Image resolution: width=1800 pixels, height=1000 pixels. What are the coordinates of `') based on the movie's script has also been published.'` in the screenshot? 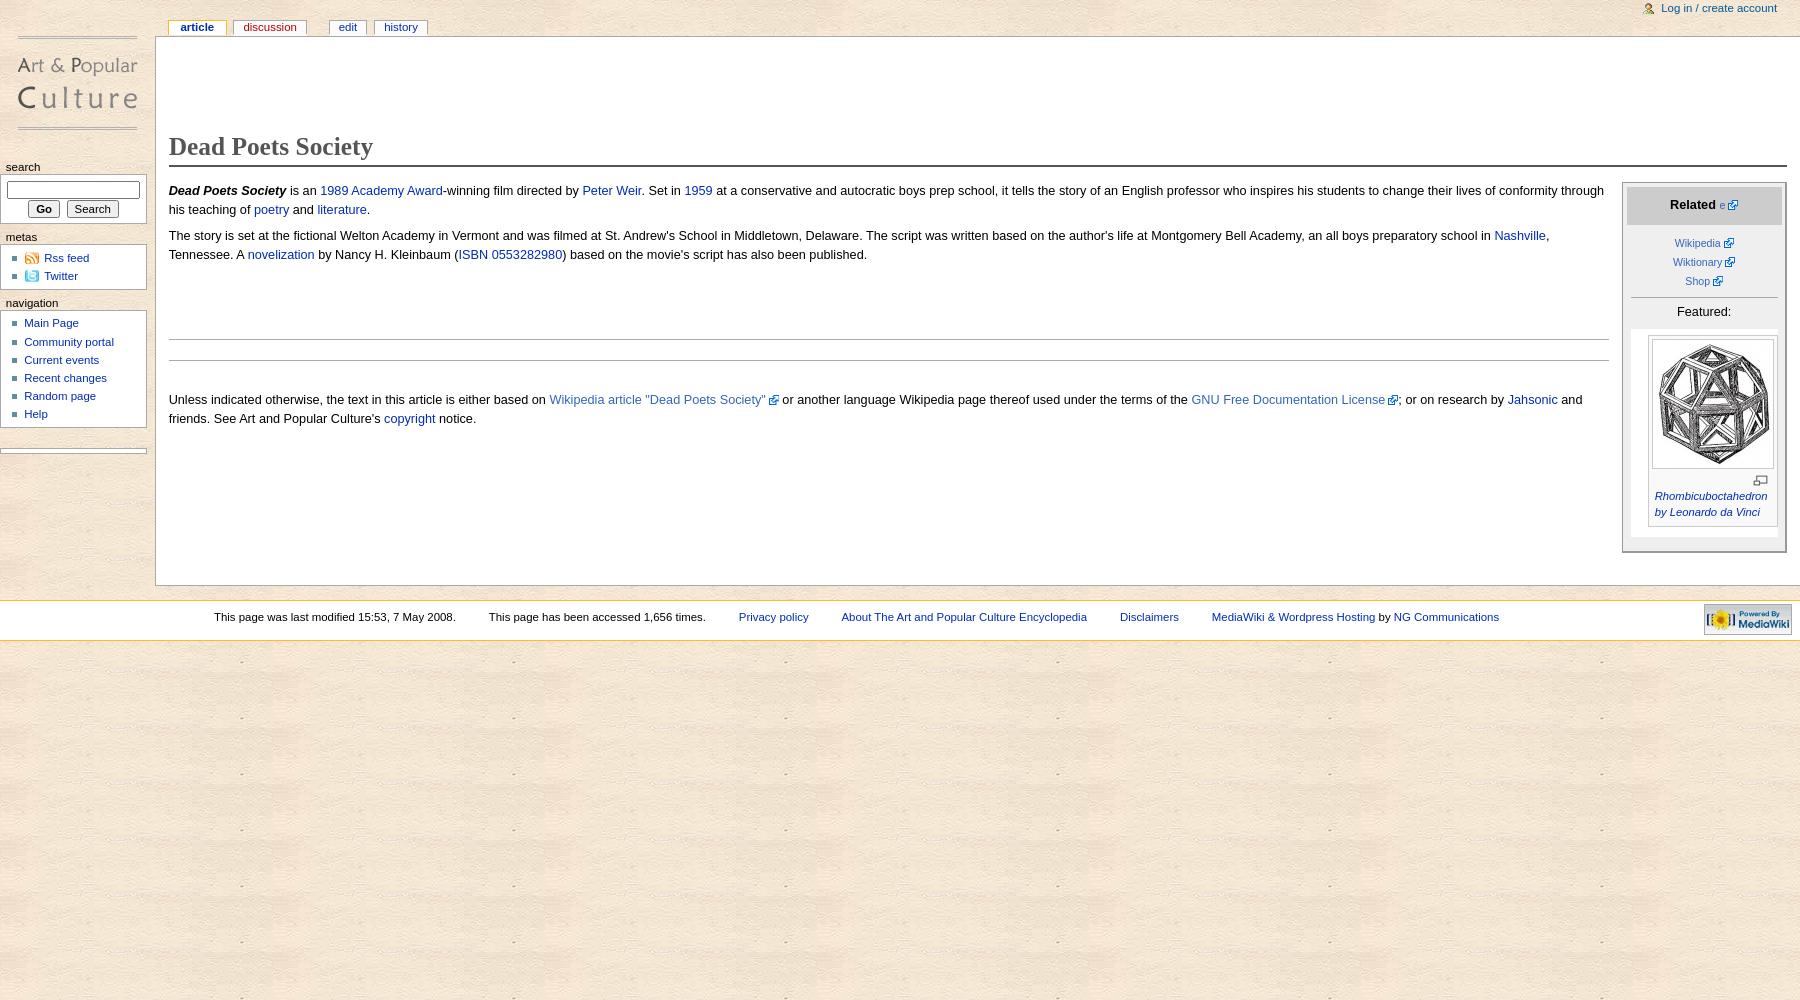 It's located at (713, 254).